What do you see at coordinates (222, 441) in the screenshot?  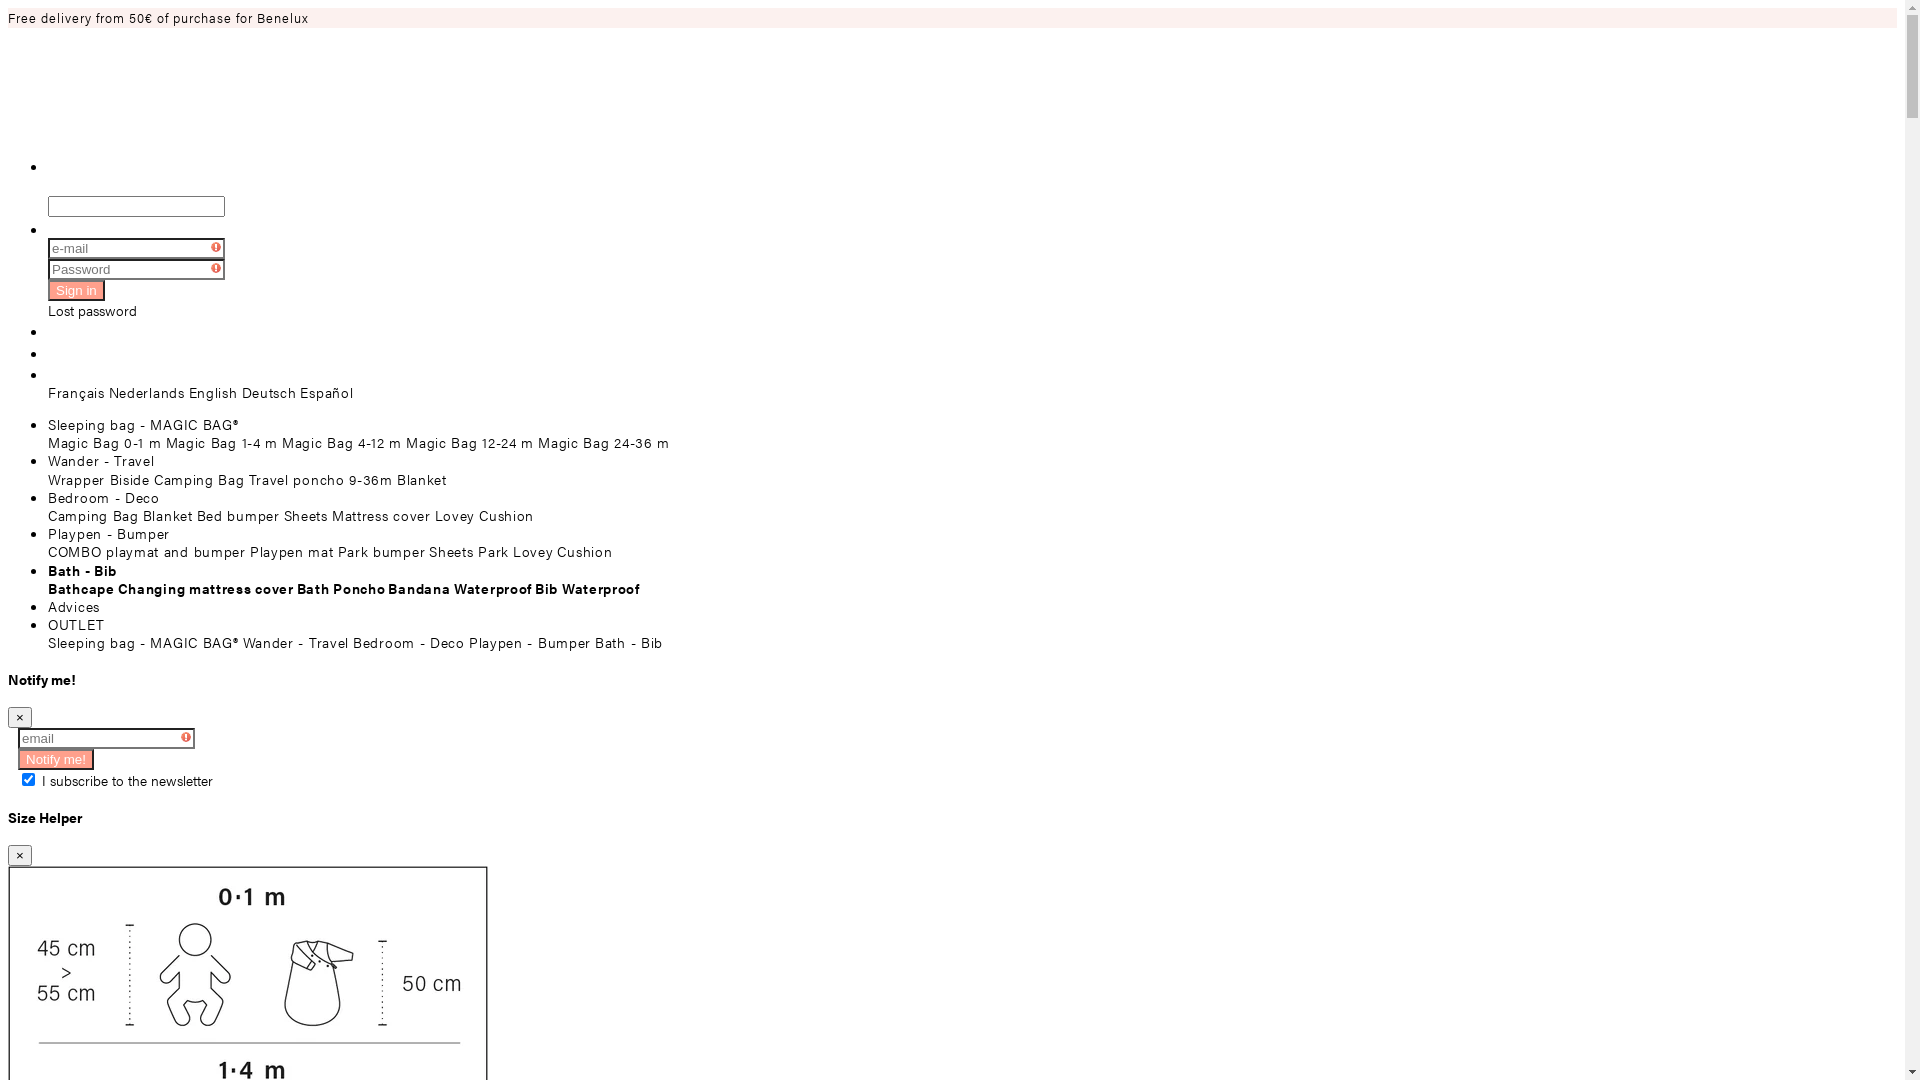 I see `'Magic Bag 1-4 m'` at bounding box center [222, 441].